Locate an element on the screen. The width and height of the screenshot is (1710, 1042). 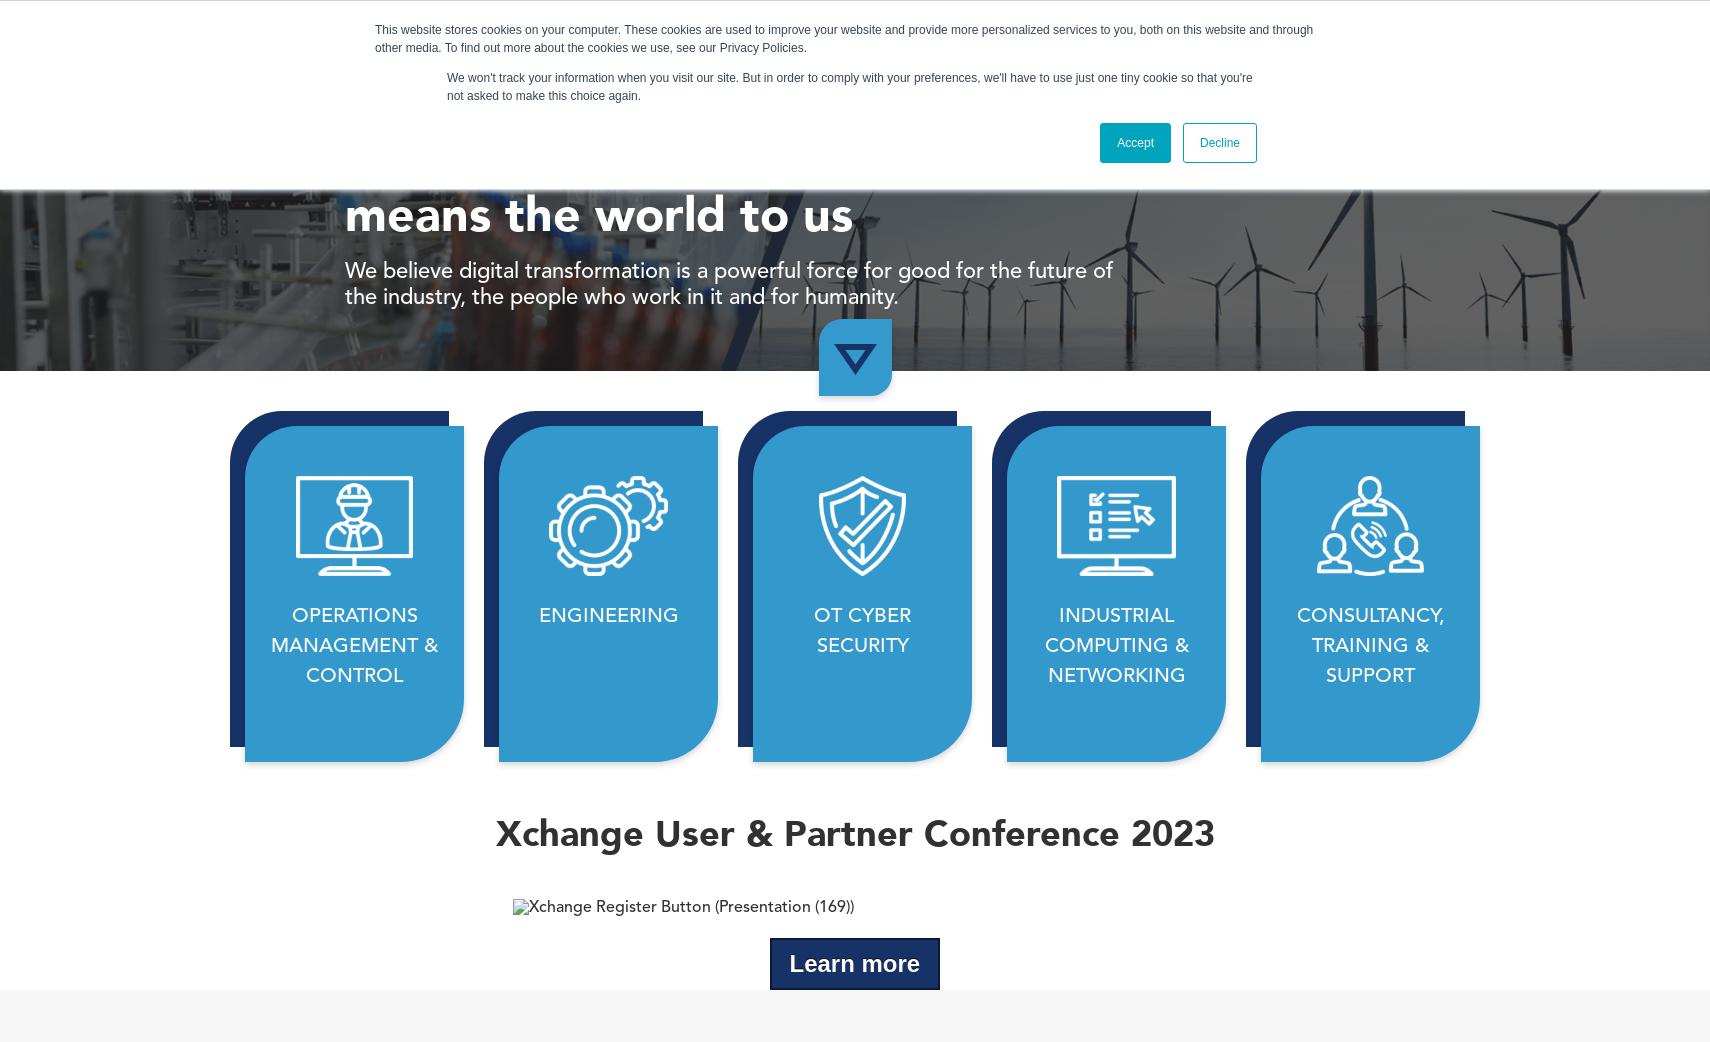
'What We Do' is located at coordinates (825, 34).